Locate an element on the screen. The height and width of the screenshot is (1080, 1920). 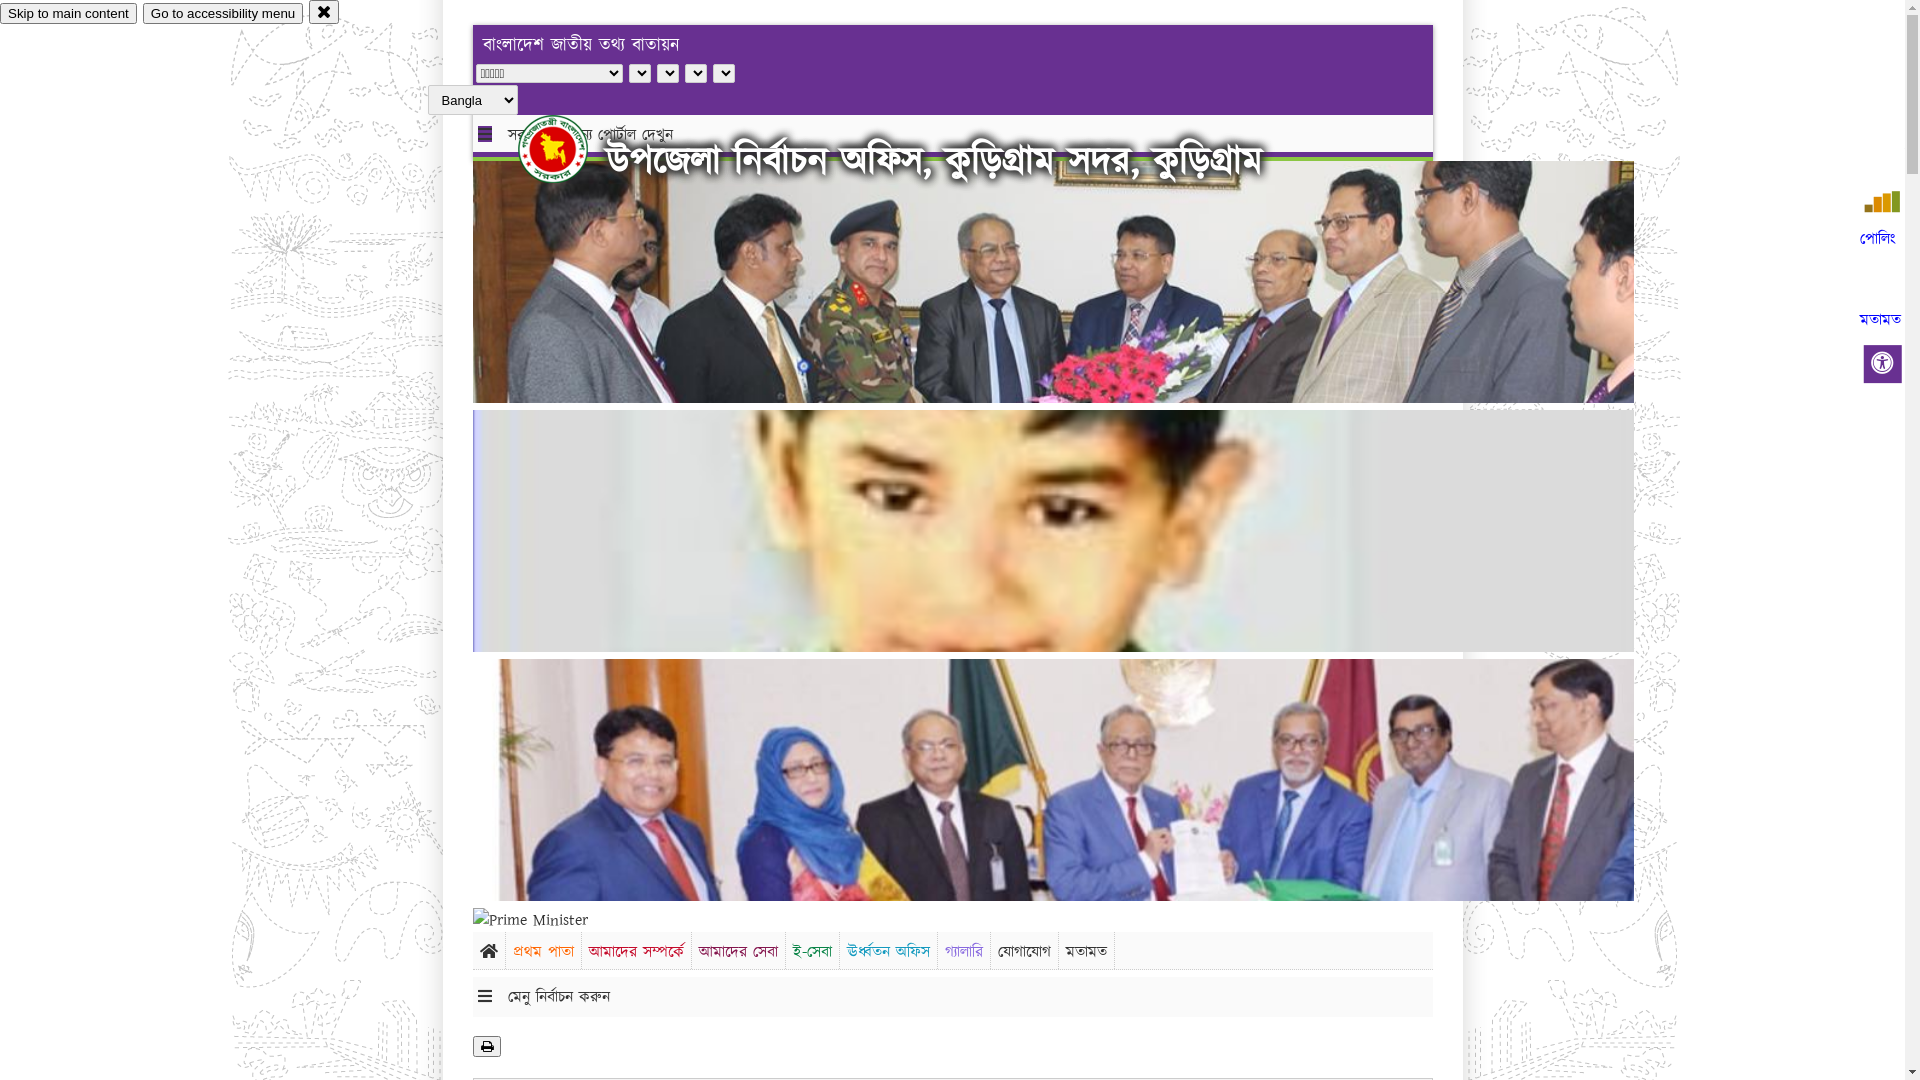
'Skip to main content' is located at coordinates (68, 13).